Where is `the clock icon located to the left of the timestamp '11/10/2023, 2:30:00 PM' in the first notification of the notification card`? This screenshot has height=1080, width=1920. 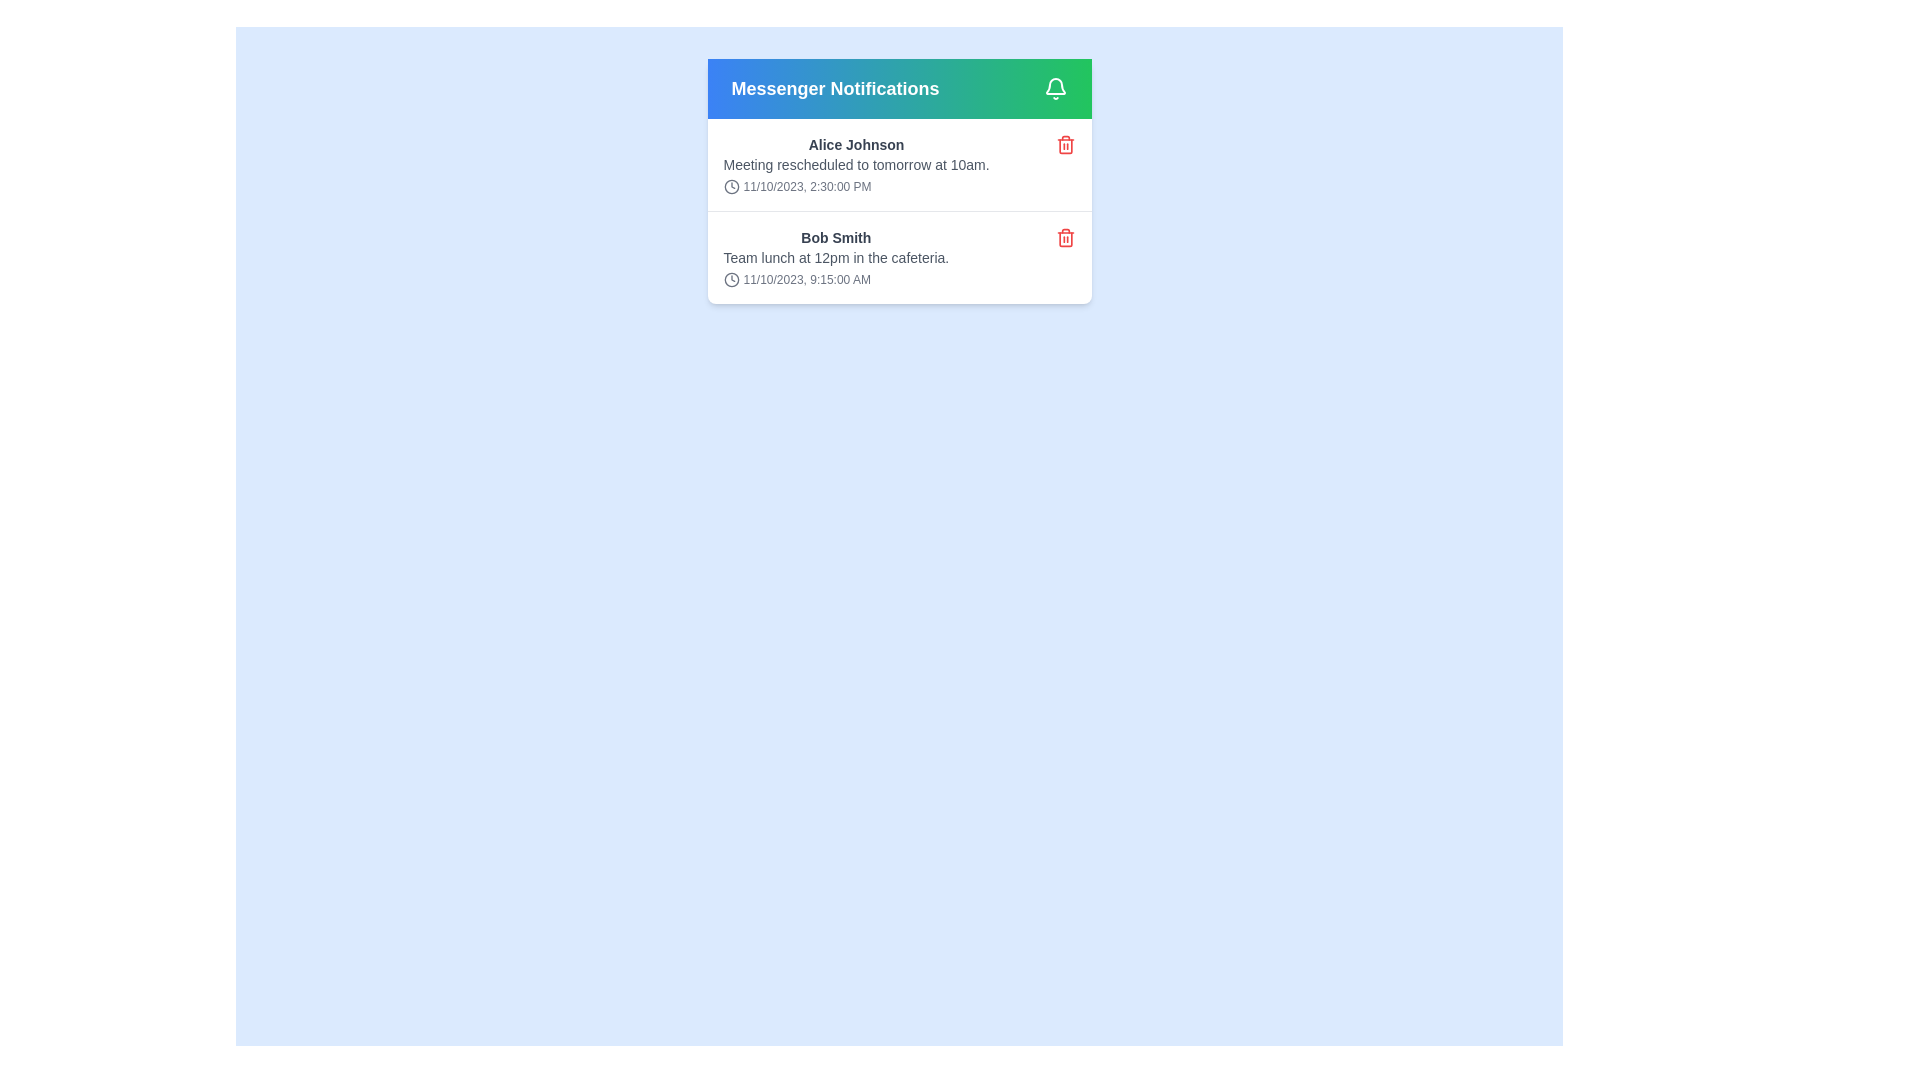 the clock icon located to the left of the timestamp '11/10/2023, 2:30:00 PM' in the first notification of the notification card is located at coordinates (730, 186).